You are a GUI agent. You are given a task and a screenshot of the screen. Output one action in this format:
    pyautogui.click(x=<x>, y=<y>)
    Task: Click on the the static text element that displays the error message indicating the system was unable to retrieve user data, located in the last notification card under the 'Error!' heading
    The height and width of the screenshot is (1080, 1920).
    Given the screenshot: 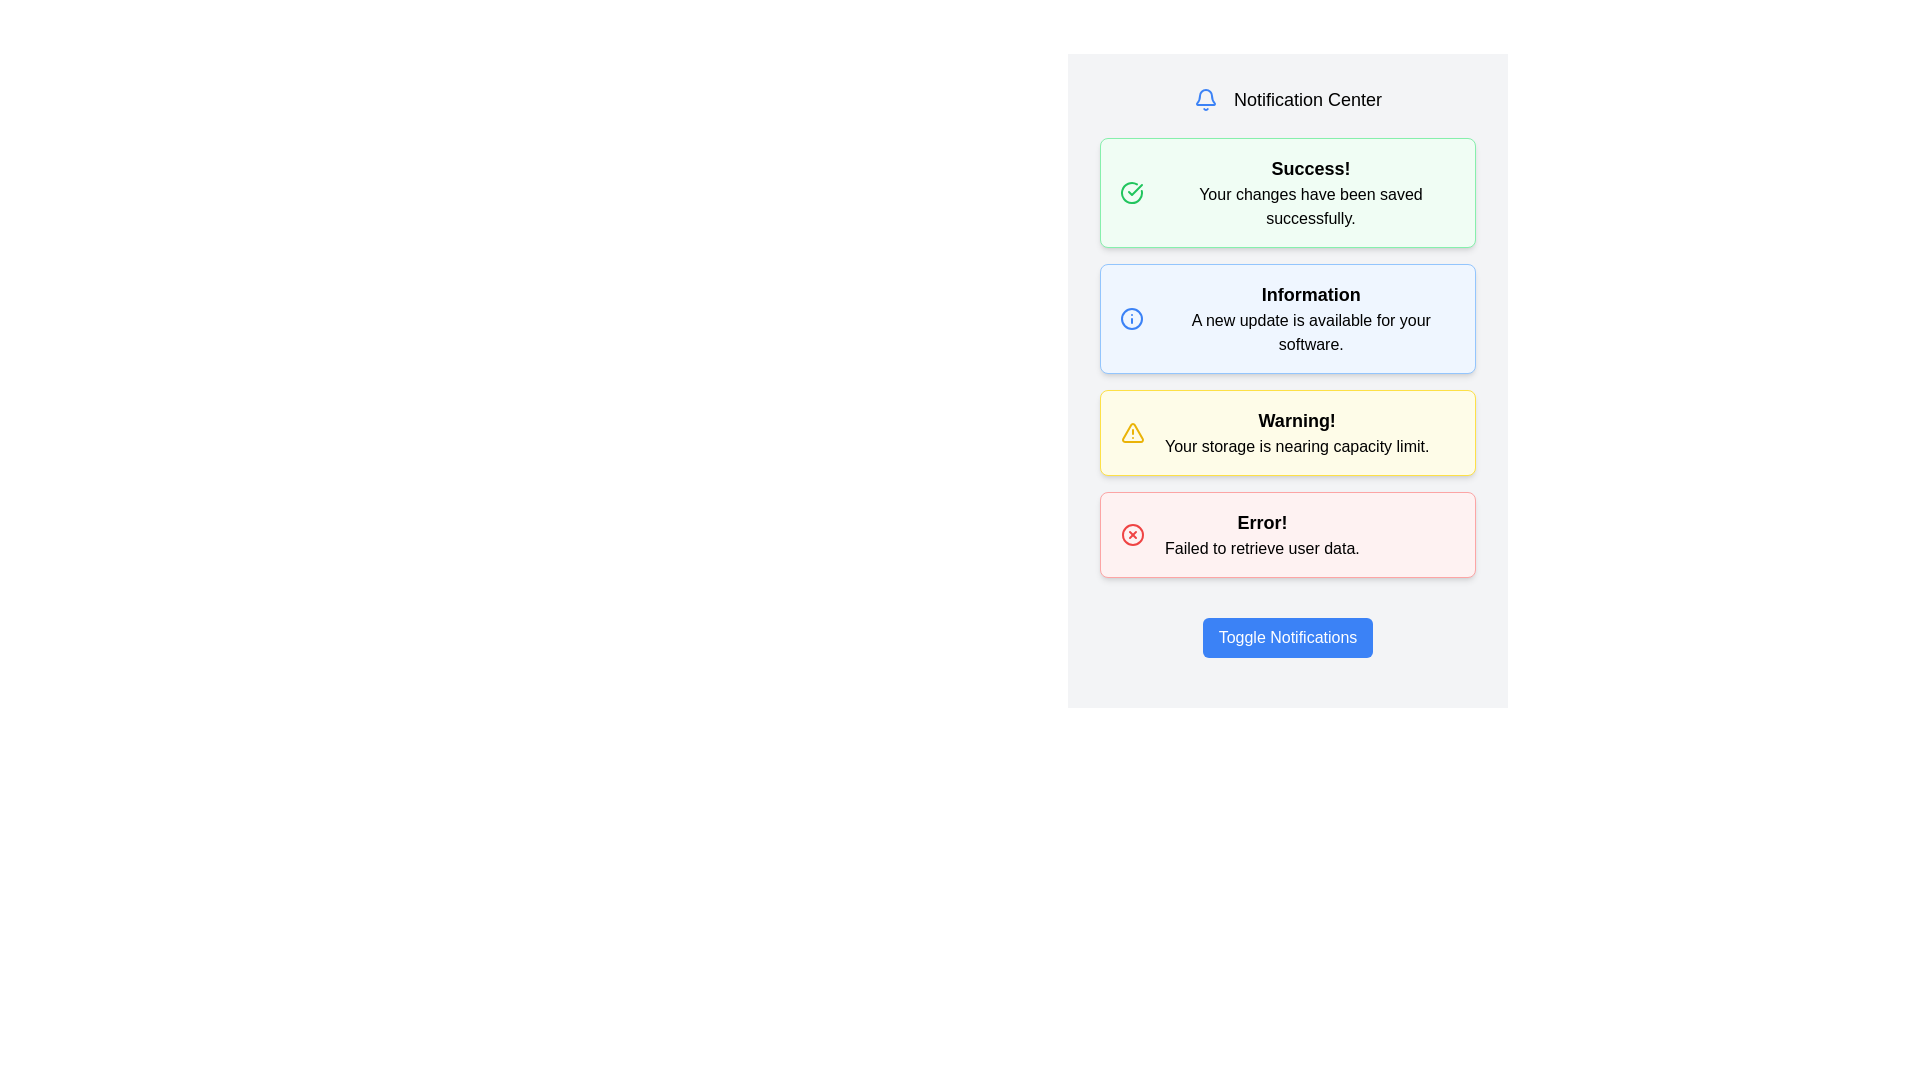 What is the action you would take?
    pyautogui.click(x=1261, y=548)
    